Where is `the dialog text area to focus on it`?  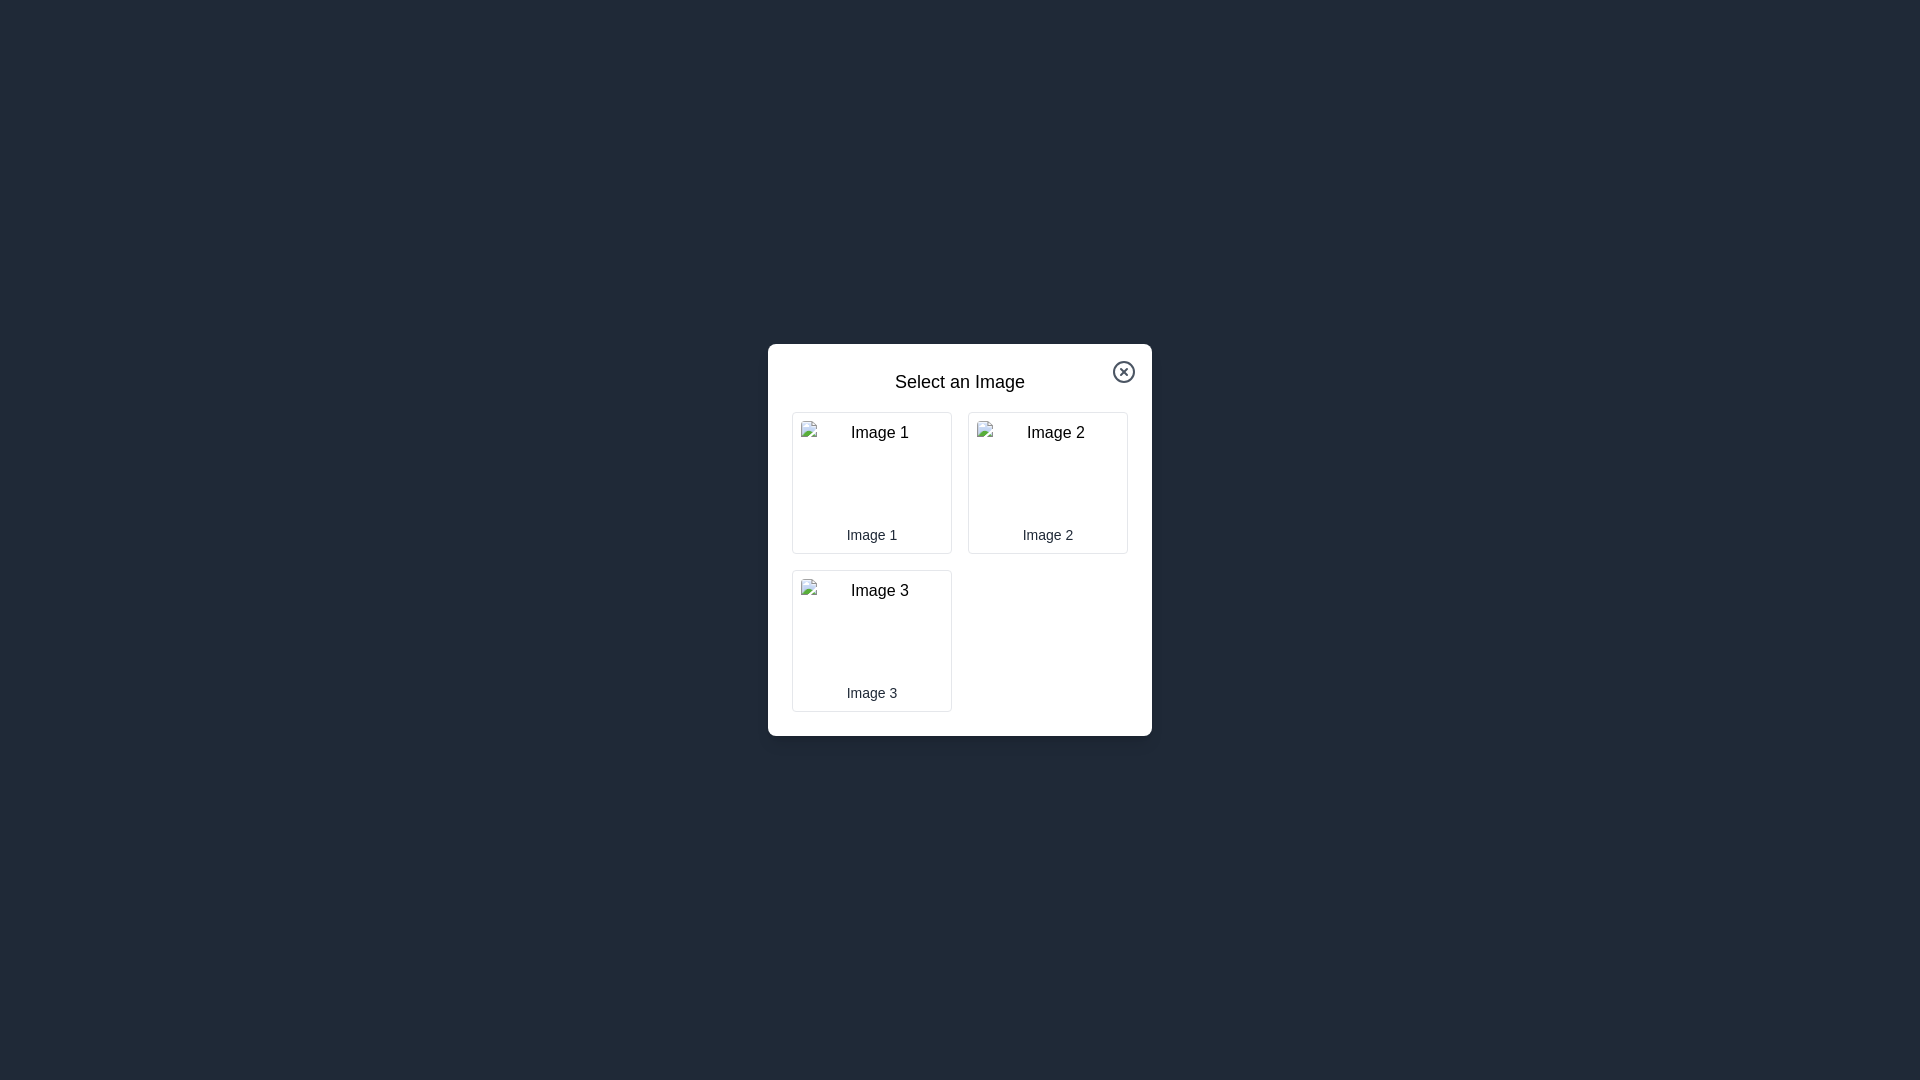
the dialog text area to focus on it is located at coordinates (960, 381).